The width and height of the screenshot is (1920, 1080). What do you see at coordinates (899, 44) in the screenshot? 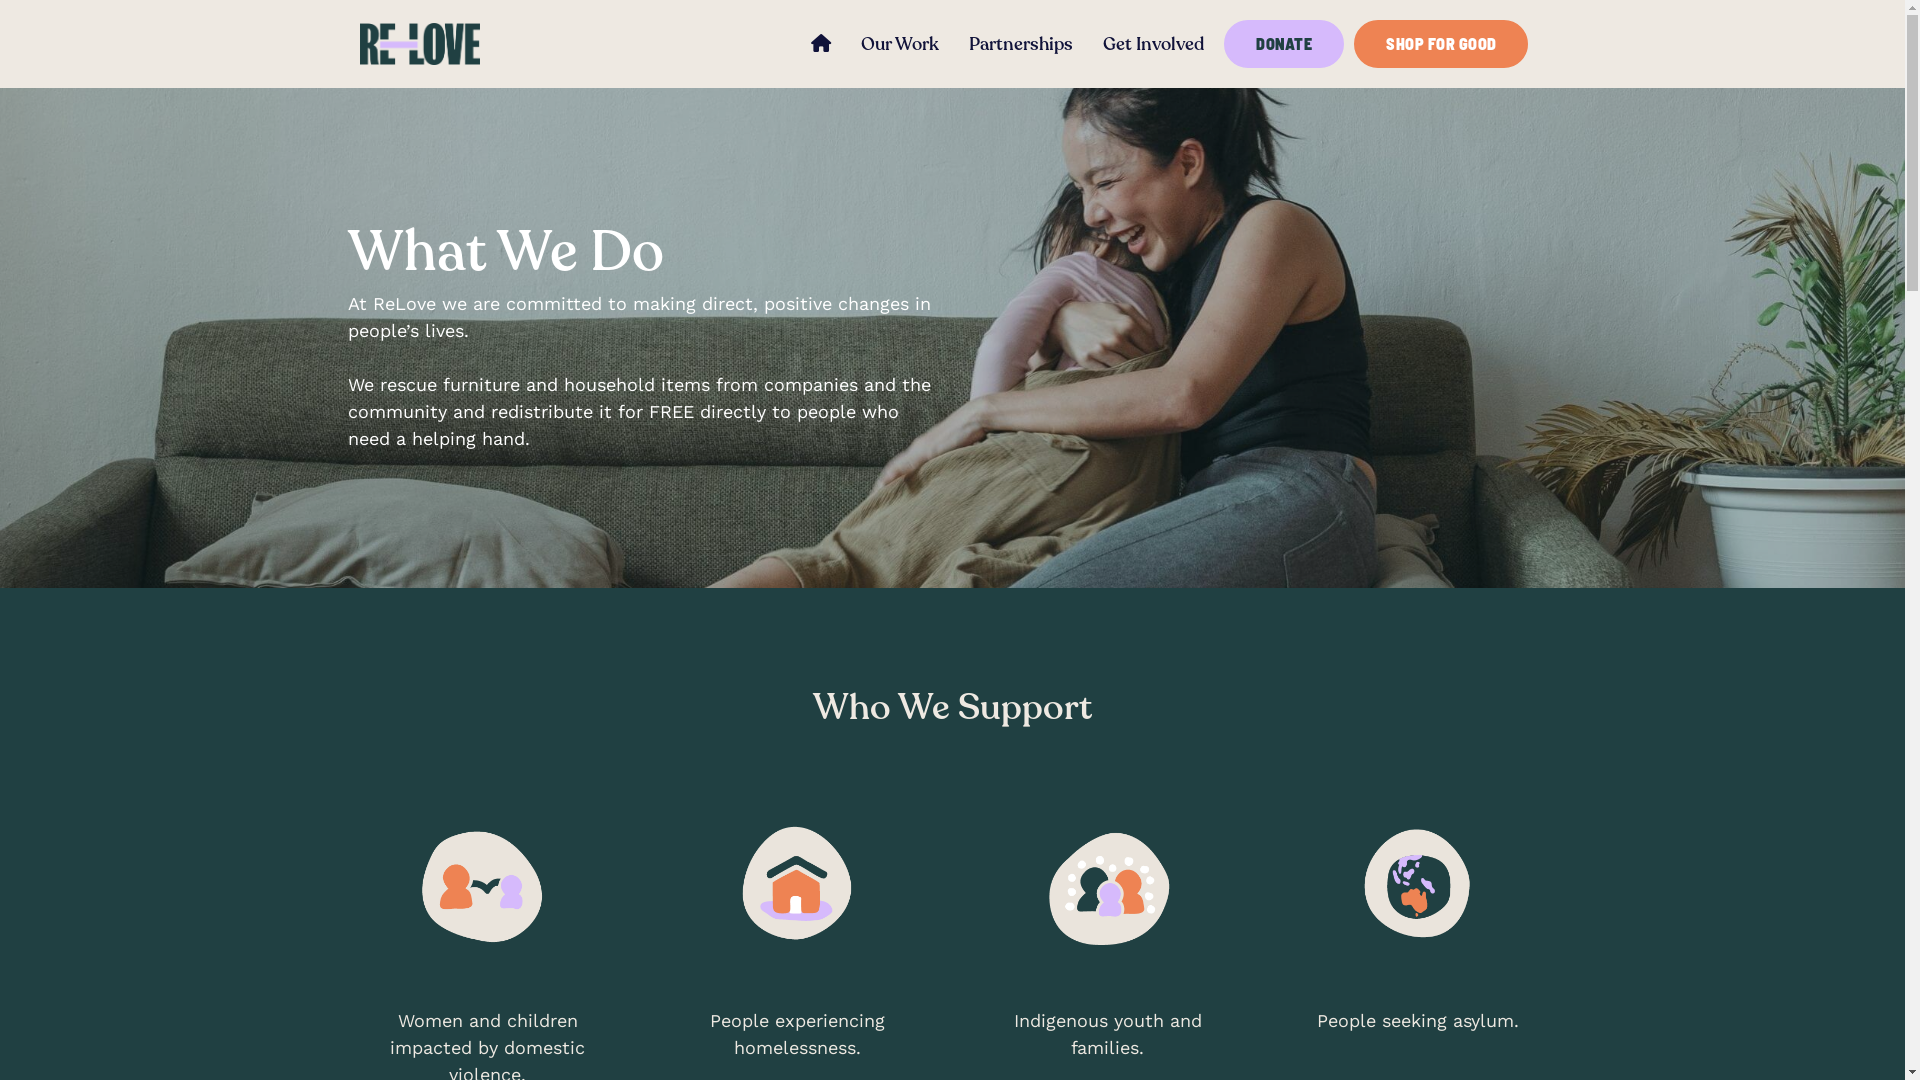
I see `'Our Work'` at bounding box center [899, 44].